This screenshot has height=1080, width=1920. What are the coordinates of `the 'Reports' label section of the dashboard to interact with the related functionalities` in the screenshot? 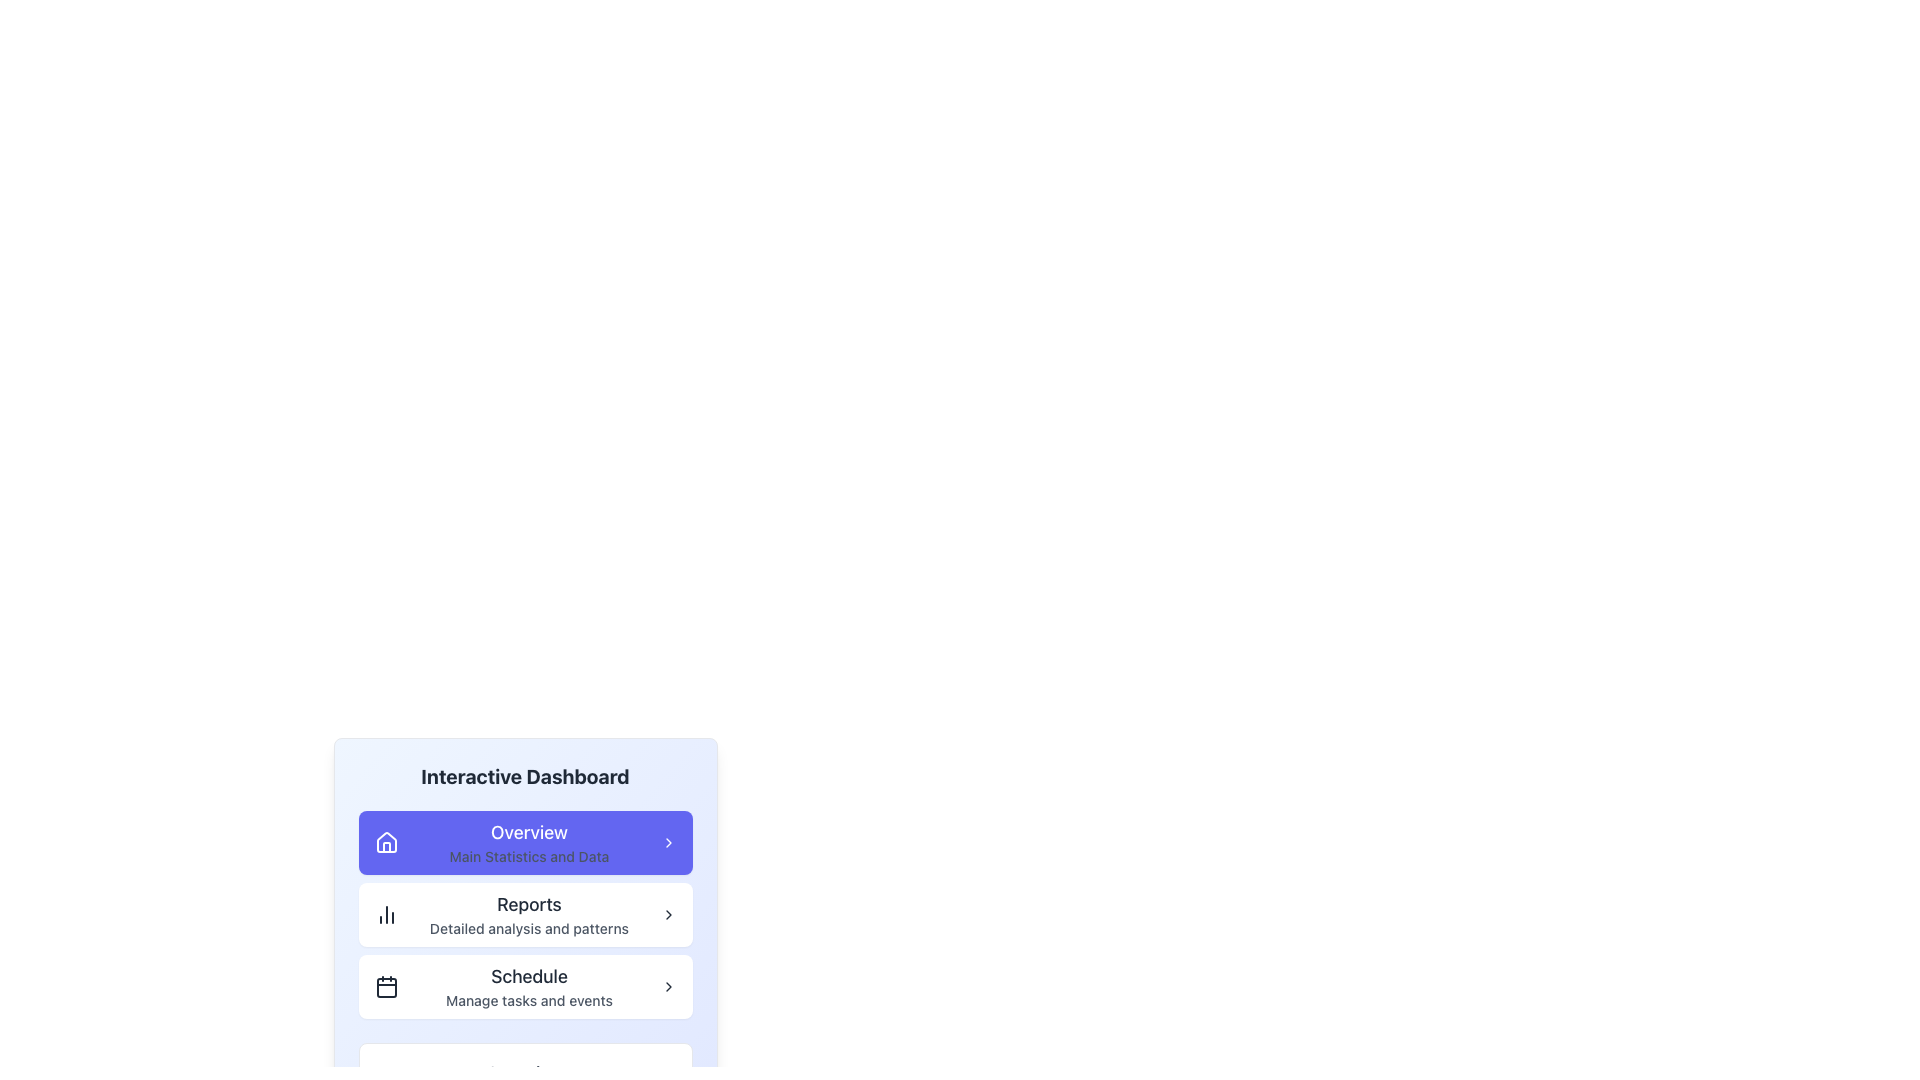 It's located at (529, 905).